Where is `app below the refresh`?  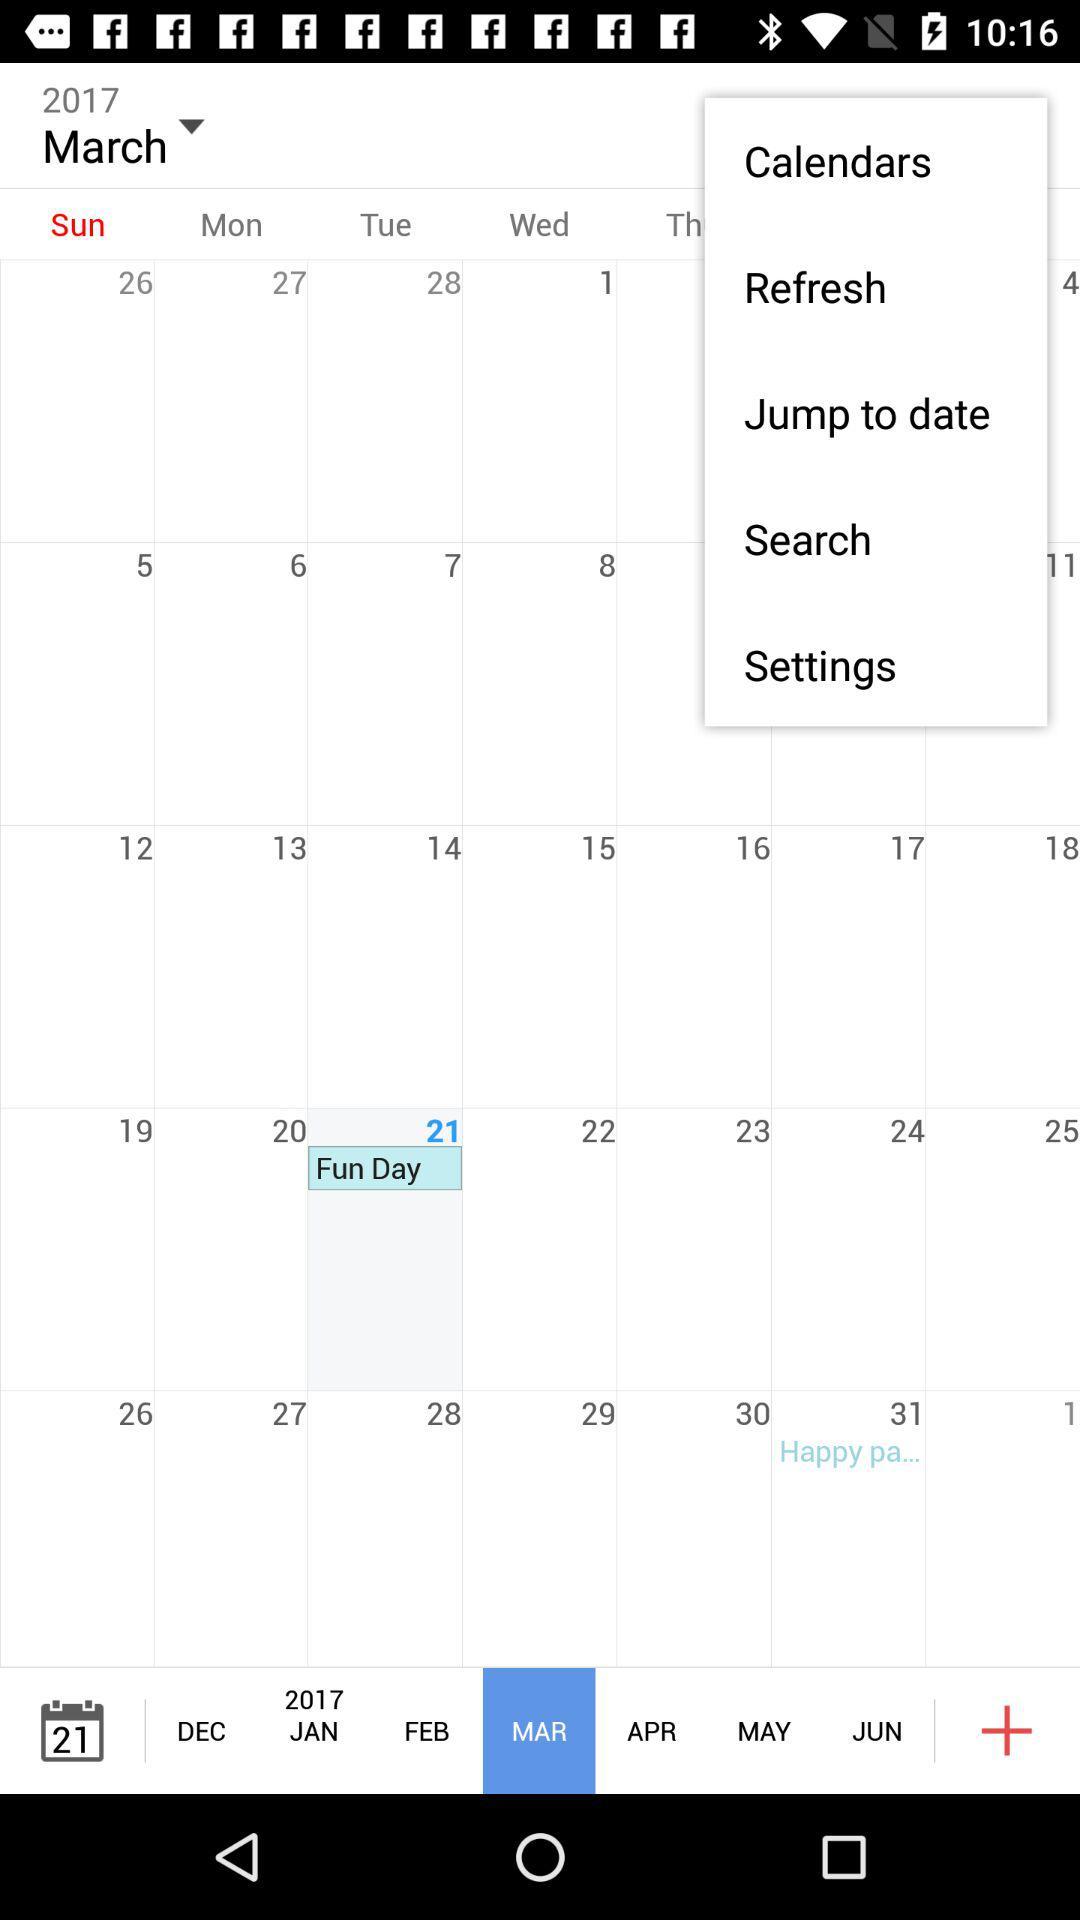
app below the refresh is located at coordinates (874, 411).